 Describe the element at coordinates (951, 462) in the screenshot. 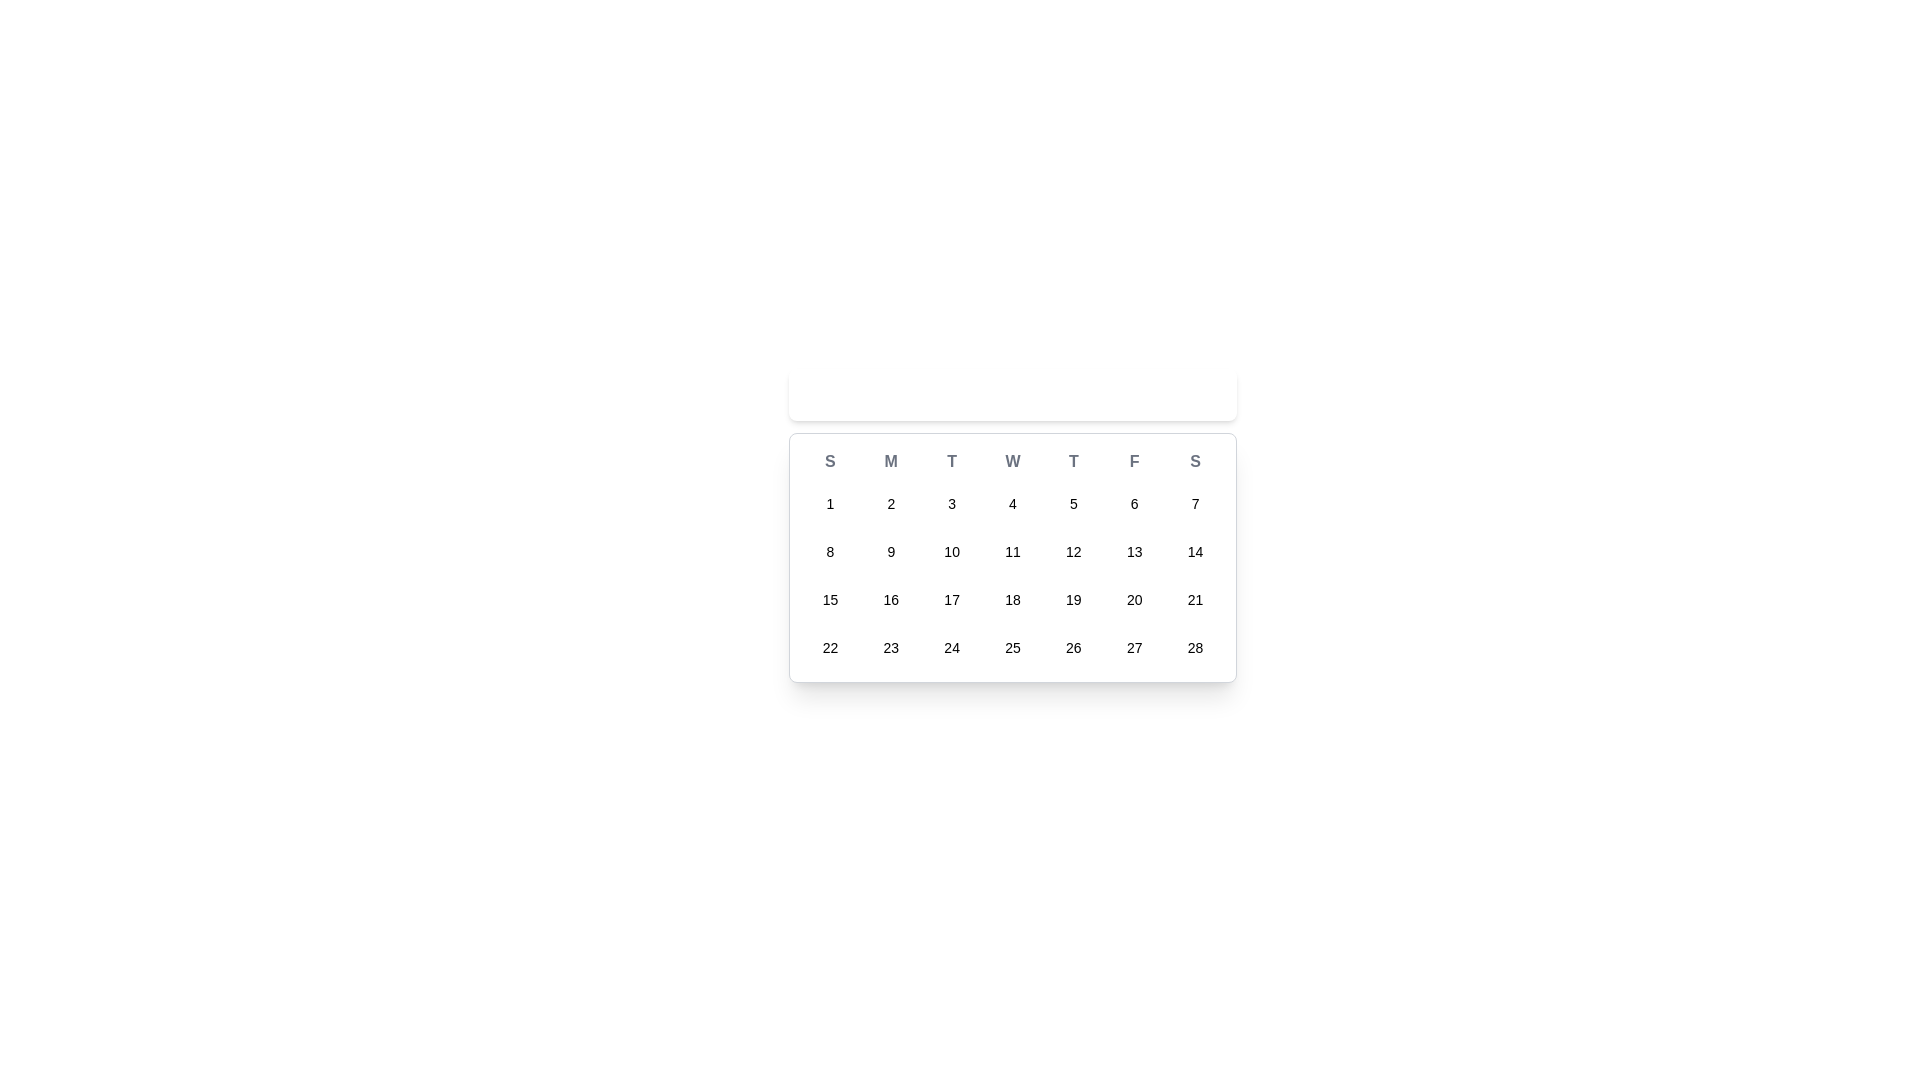

I see `the static text label indicating the first letter of the day Tuesday in the calendar header located in the third column of the header row` at that location.